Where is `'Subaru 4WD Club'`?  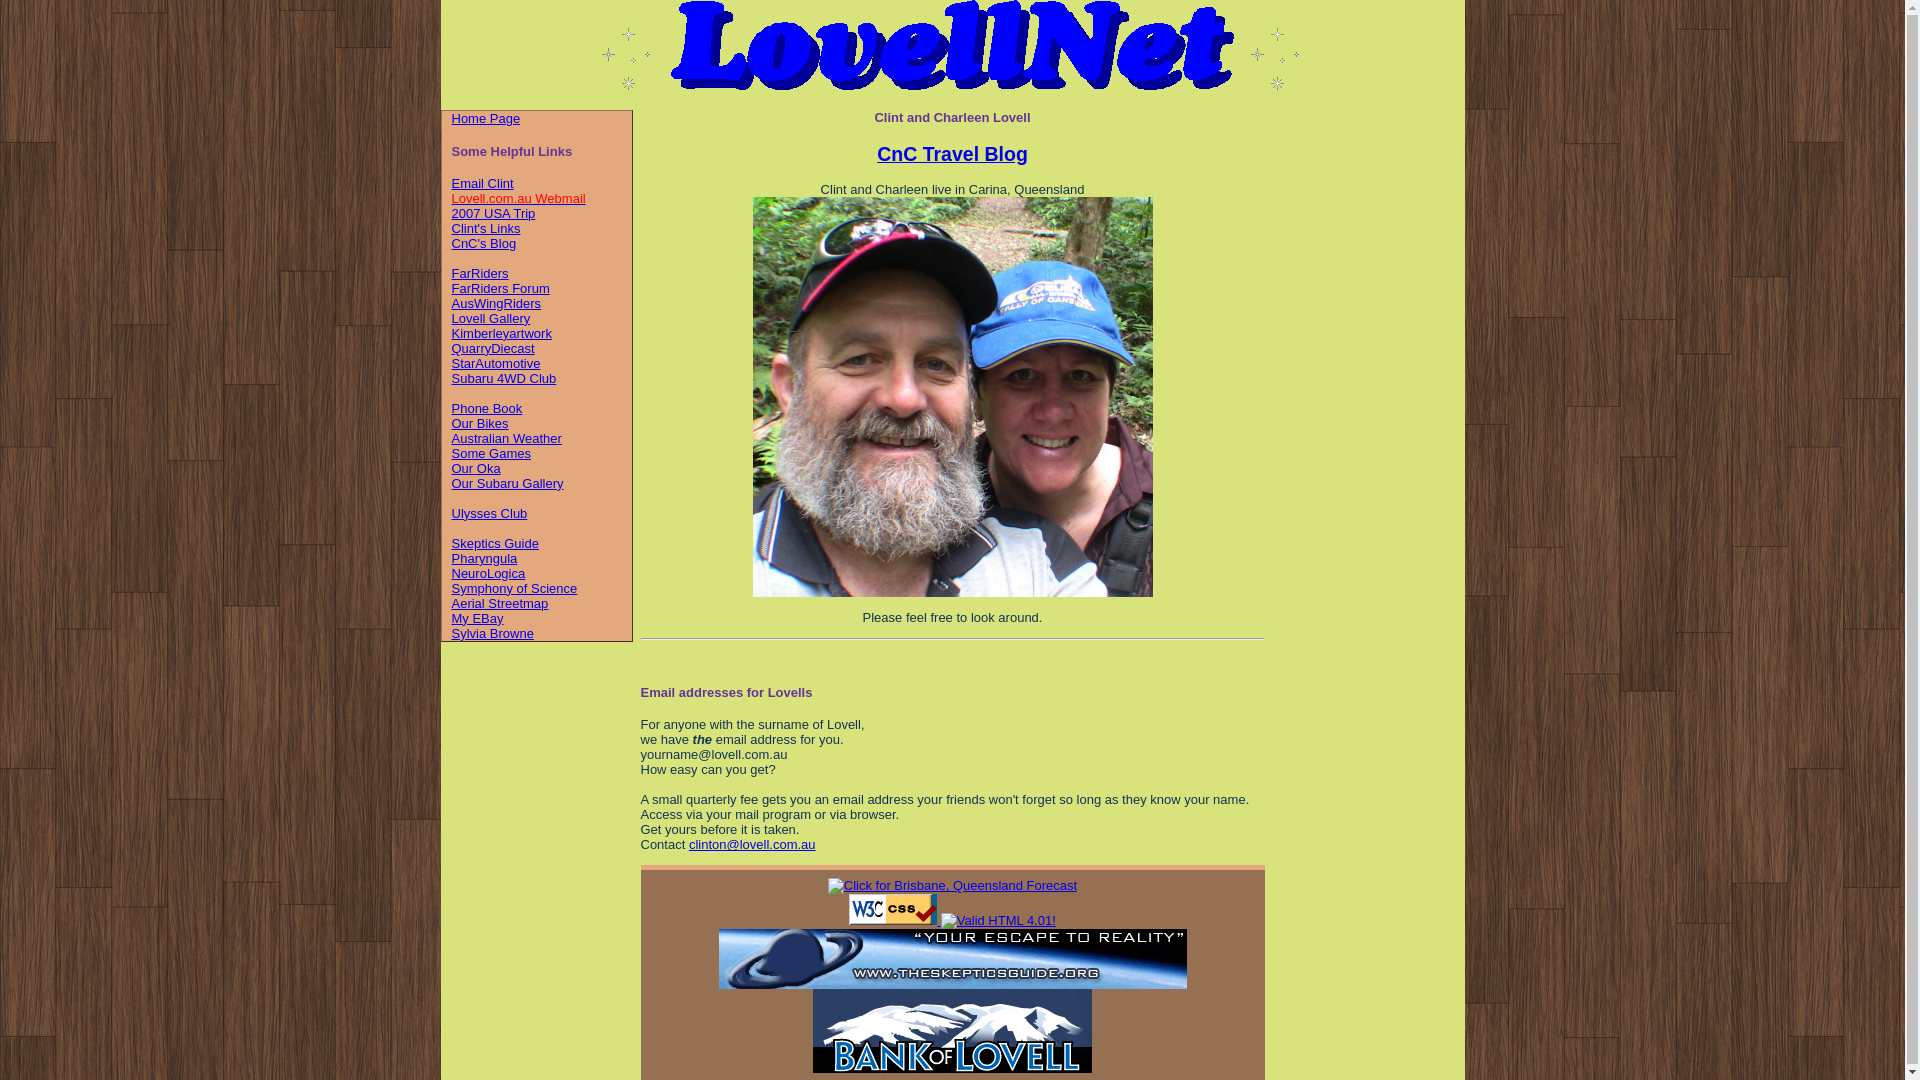
'Subaru 4WD Club' is located at coordinates (504, 378).